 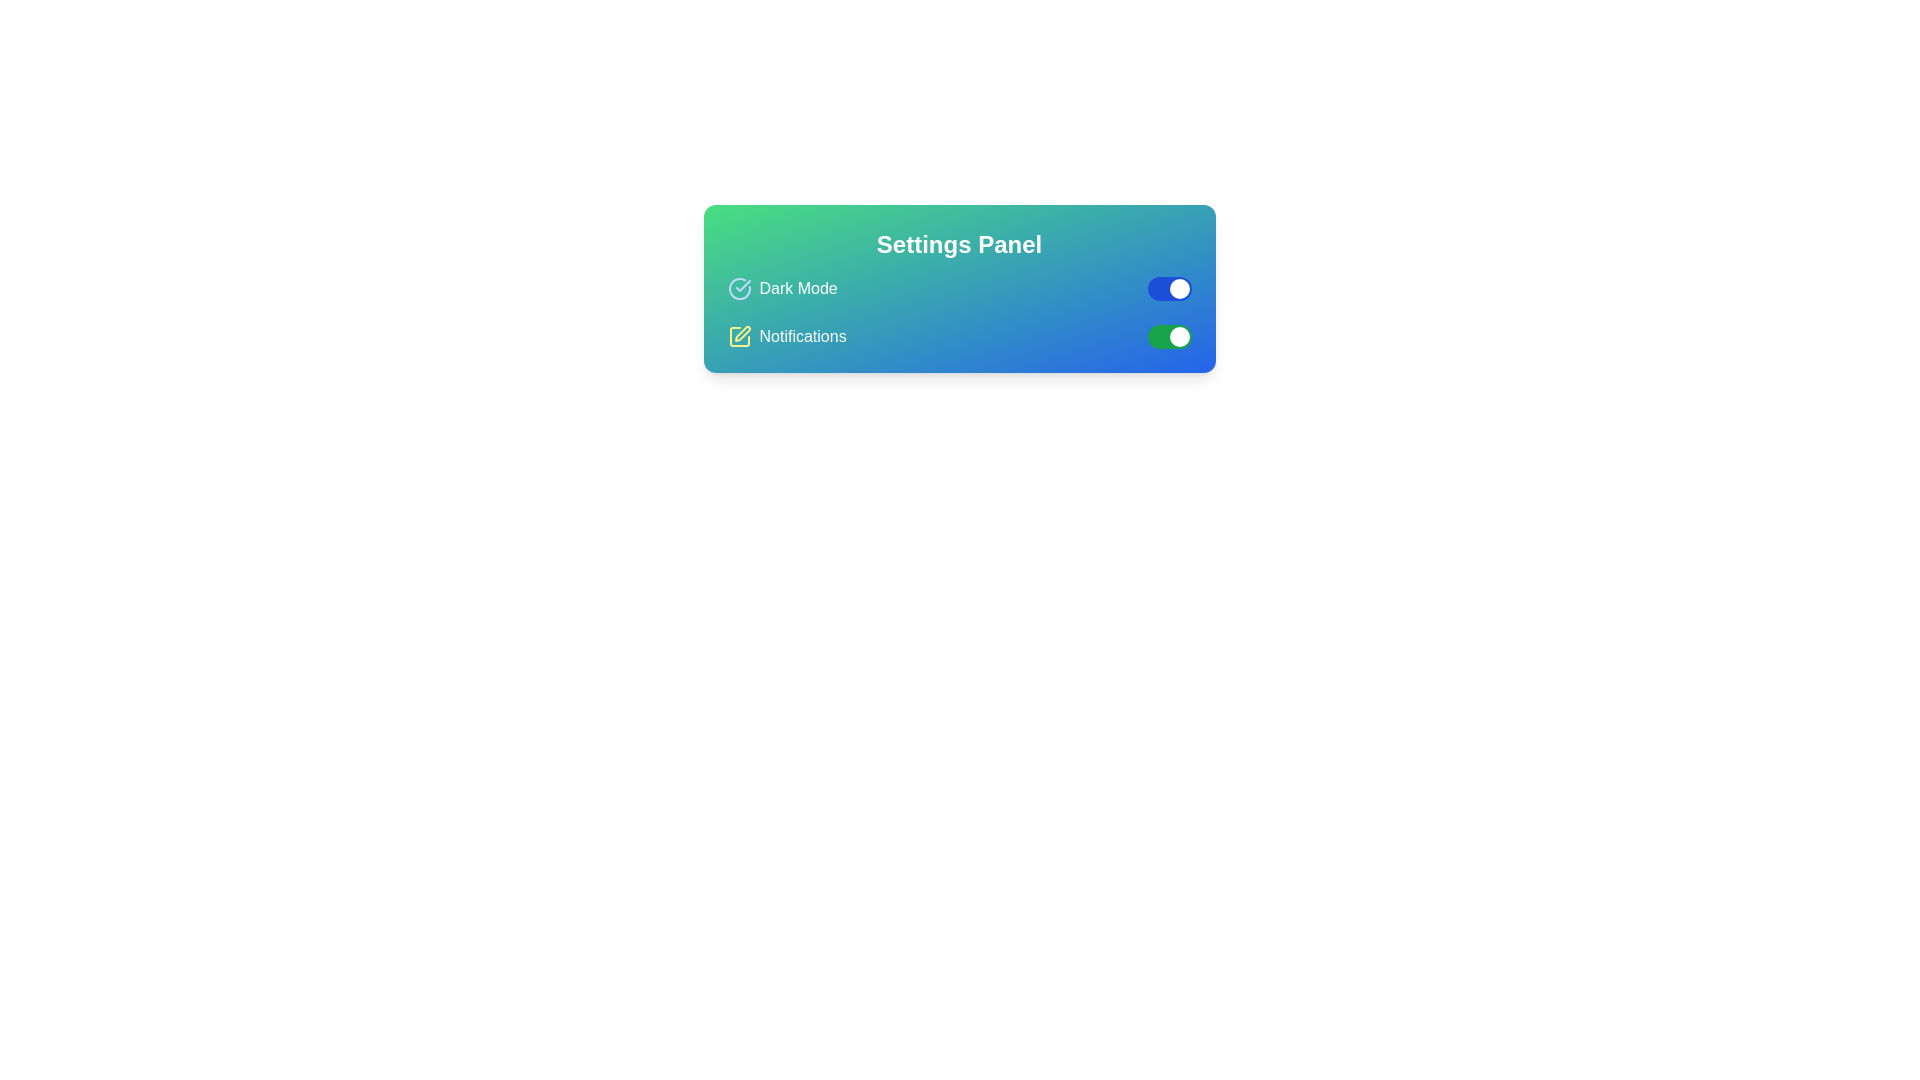 What do you see at coordinates (738, 335) in the screenshot?
I see `the interactive icon for editing or adjusting notification settings located to the left of the 'Notifications' text in the 'Settings Panel'` at bounding box center [738, 335].